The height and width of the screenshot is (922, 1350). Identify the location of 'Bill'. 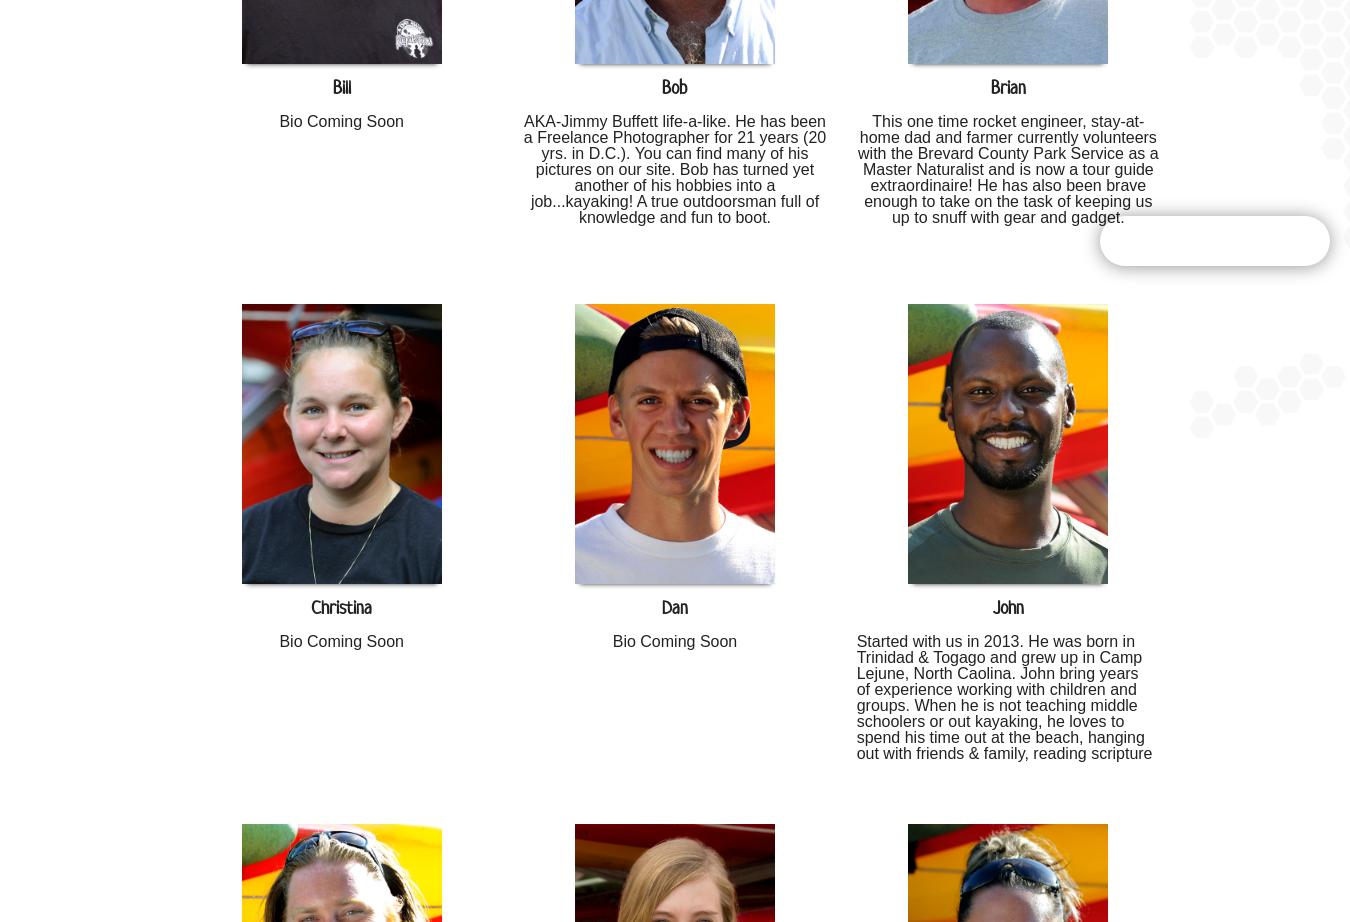
(330, 87).